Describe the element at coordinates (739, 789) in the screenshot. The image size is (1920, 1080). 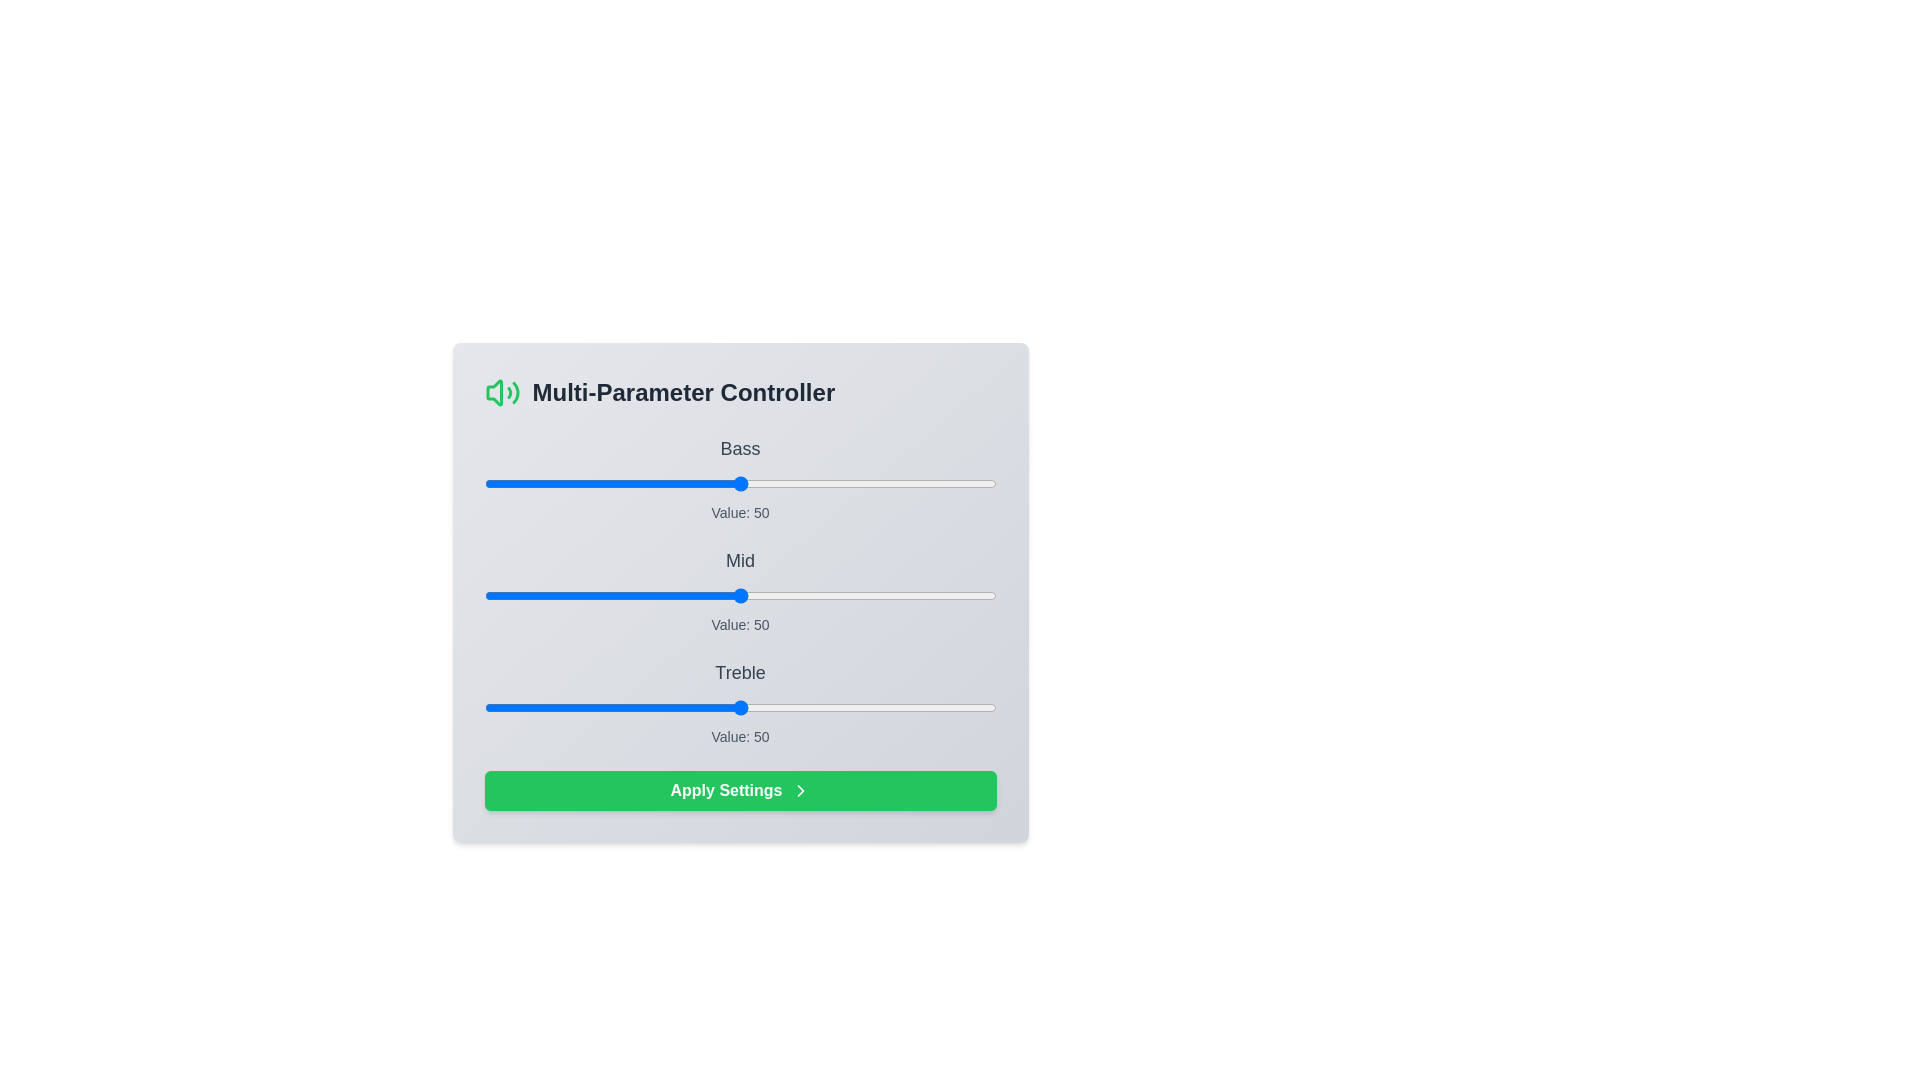
I see `the 'Apply Settings' button` at that location.